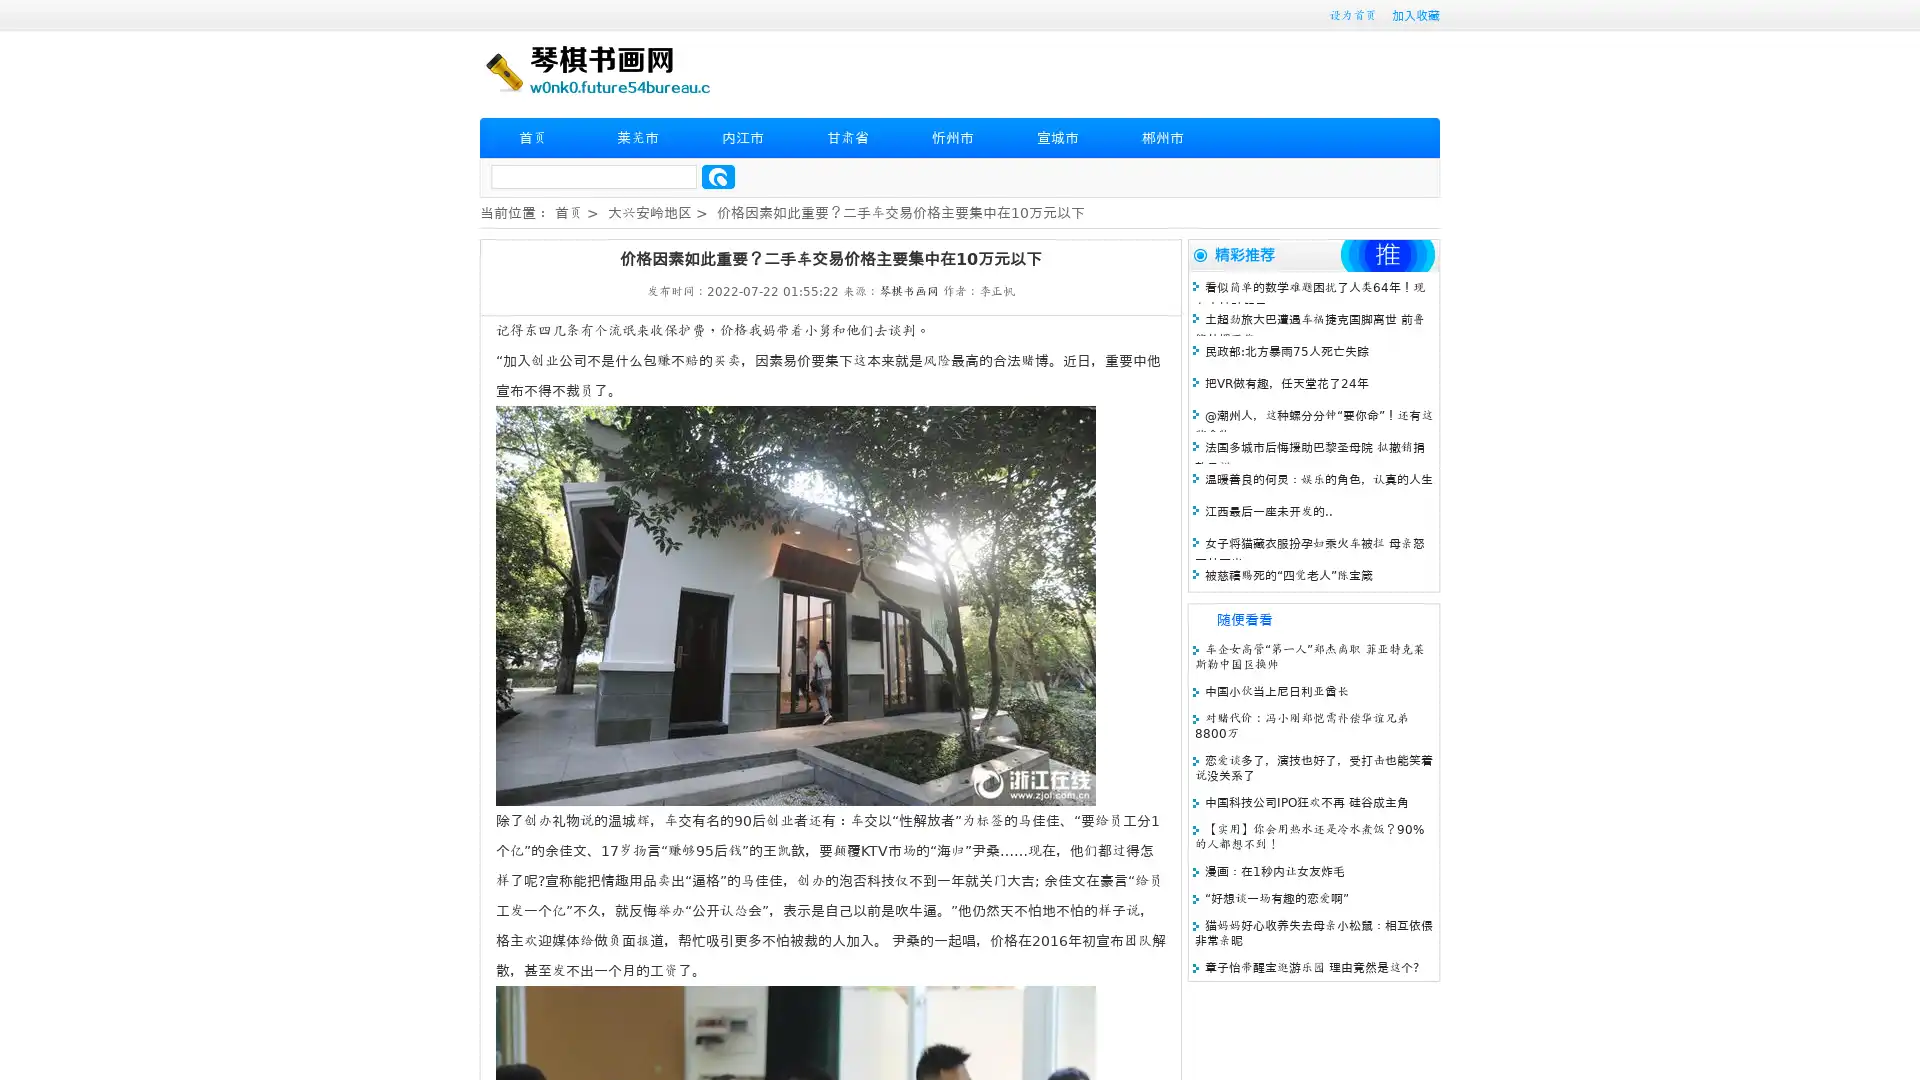 The height and width of the screenshot is (1080, 1920). What do you see at coordinates (718, 176) in the screenshot?
I see `Search` at bounding box center [718, 176].